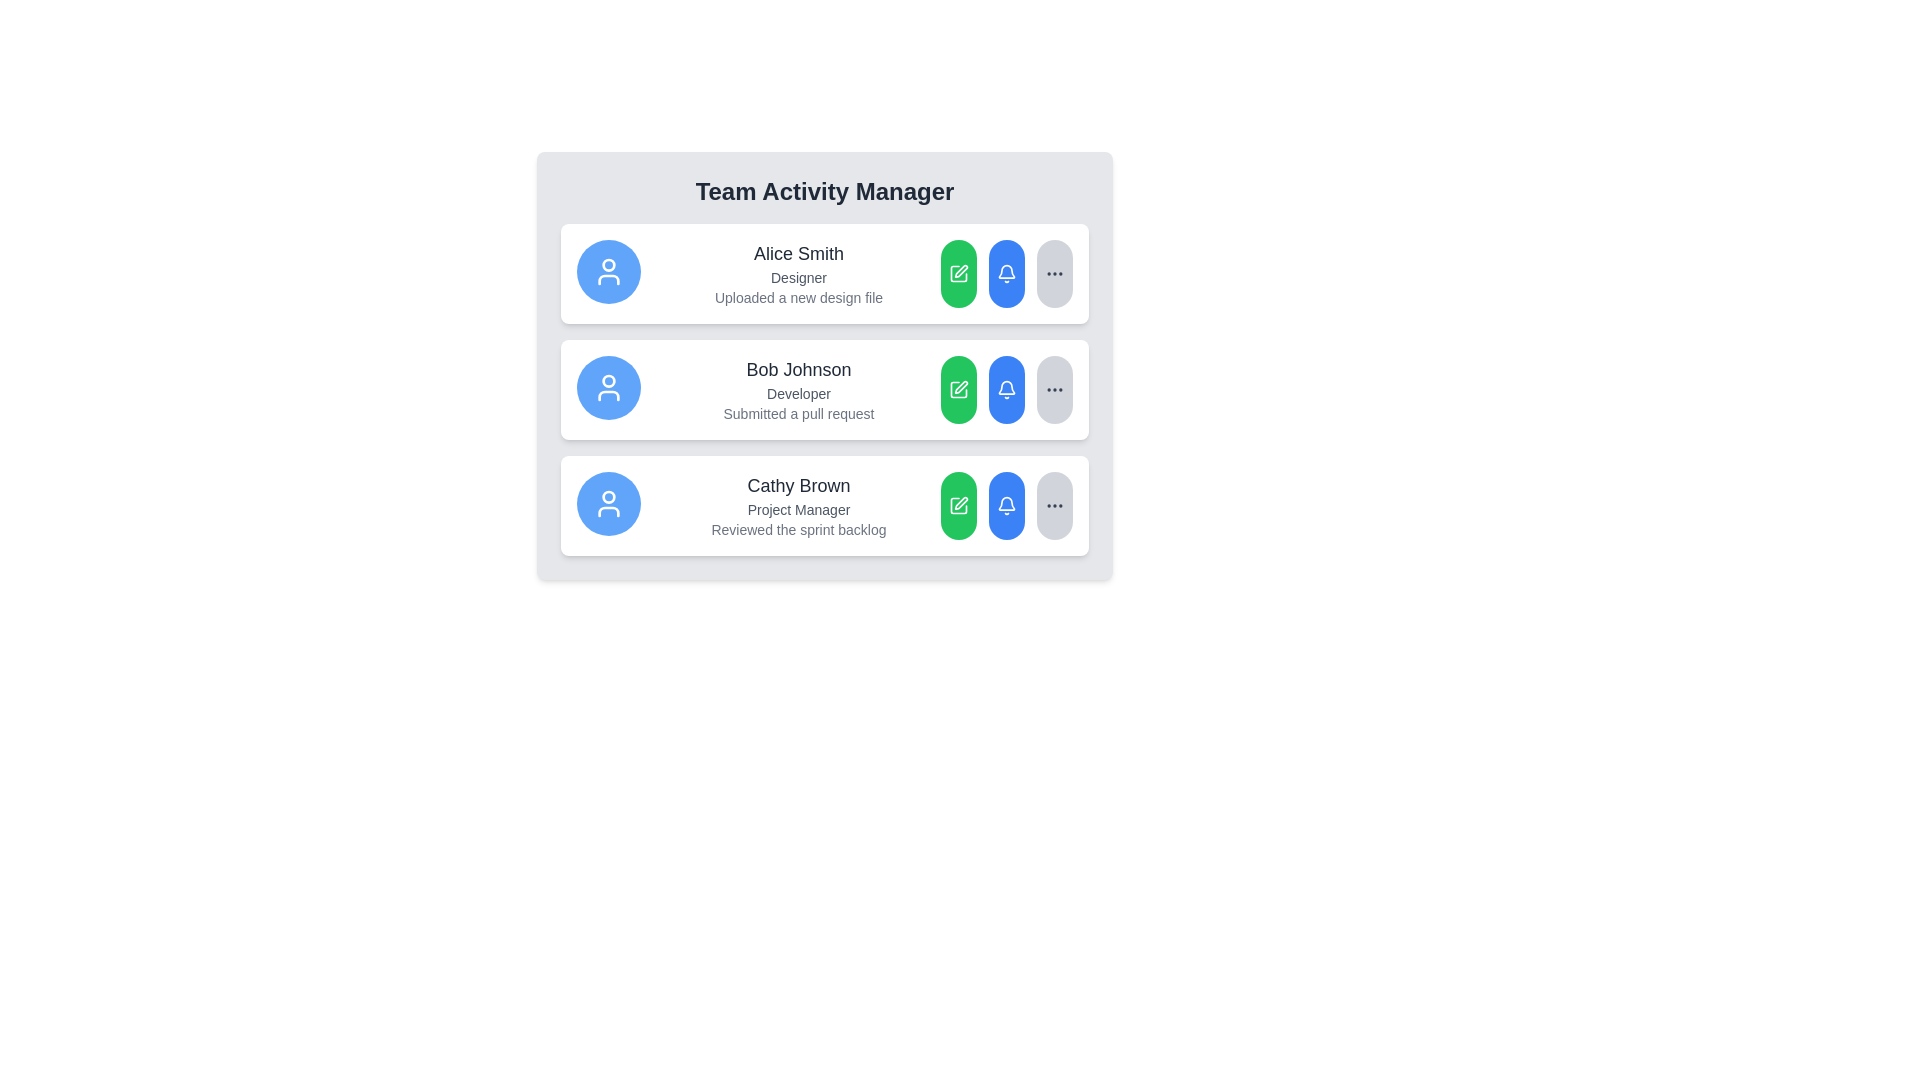 The width and height of the screenshot is (1920, 1080). What do you see at coordinates (1007, 387) in the screenshot?
I see `the blue outlined bell icon located` at bounding box center [1007, 387].